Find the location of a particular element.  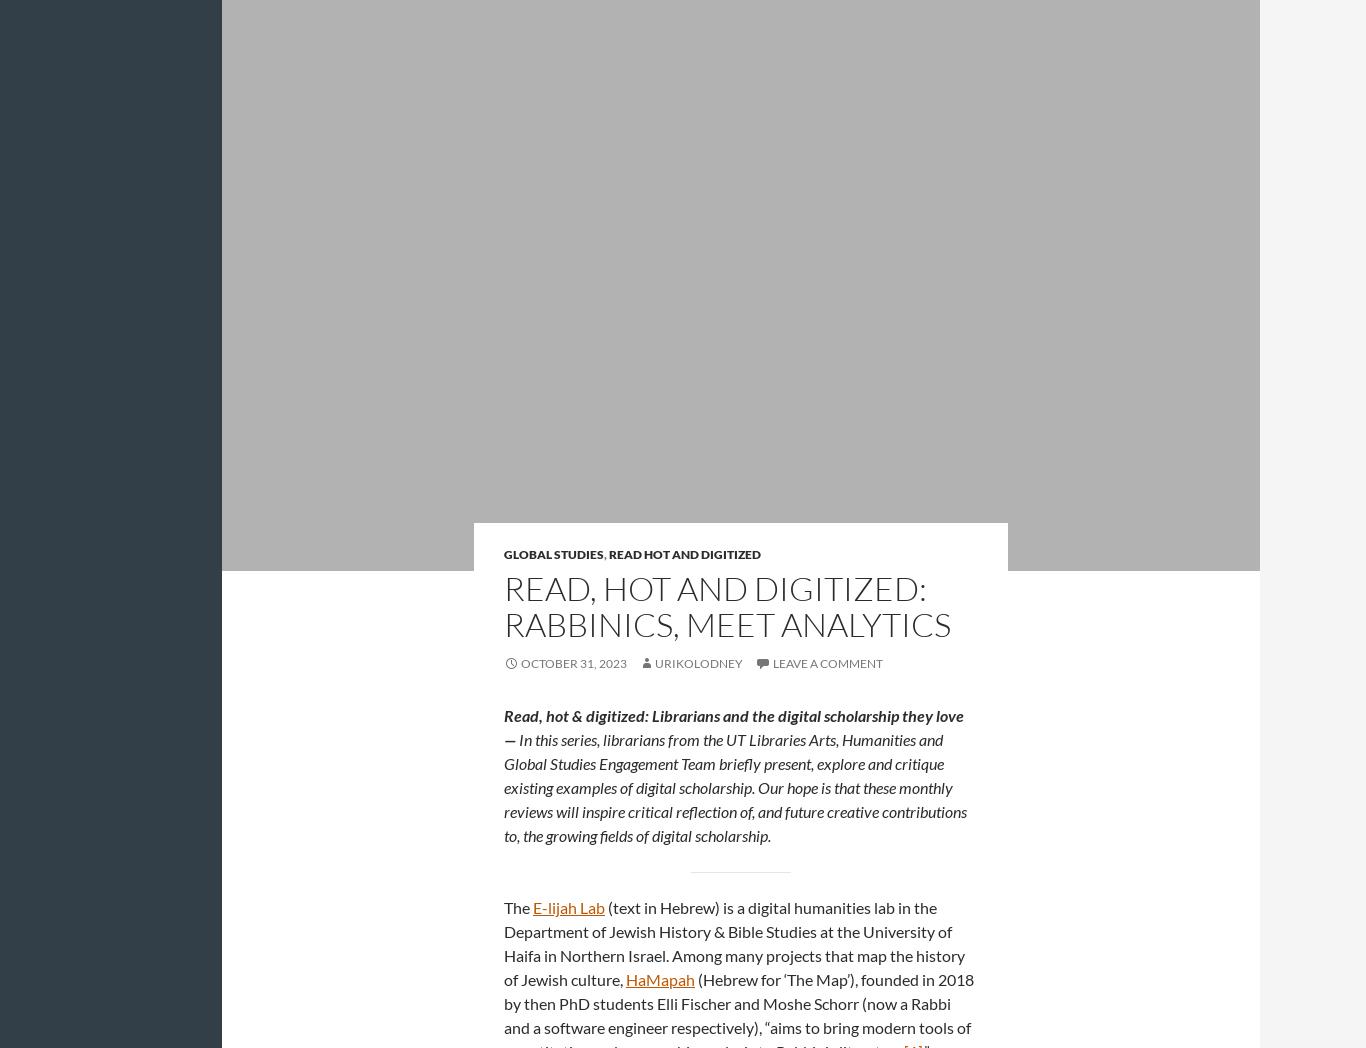

'October 31, 2023' is located at coordinates (572, 663).